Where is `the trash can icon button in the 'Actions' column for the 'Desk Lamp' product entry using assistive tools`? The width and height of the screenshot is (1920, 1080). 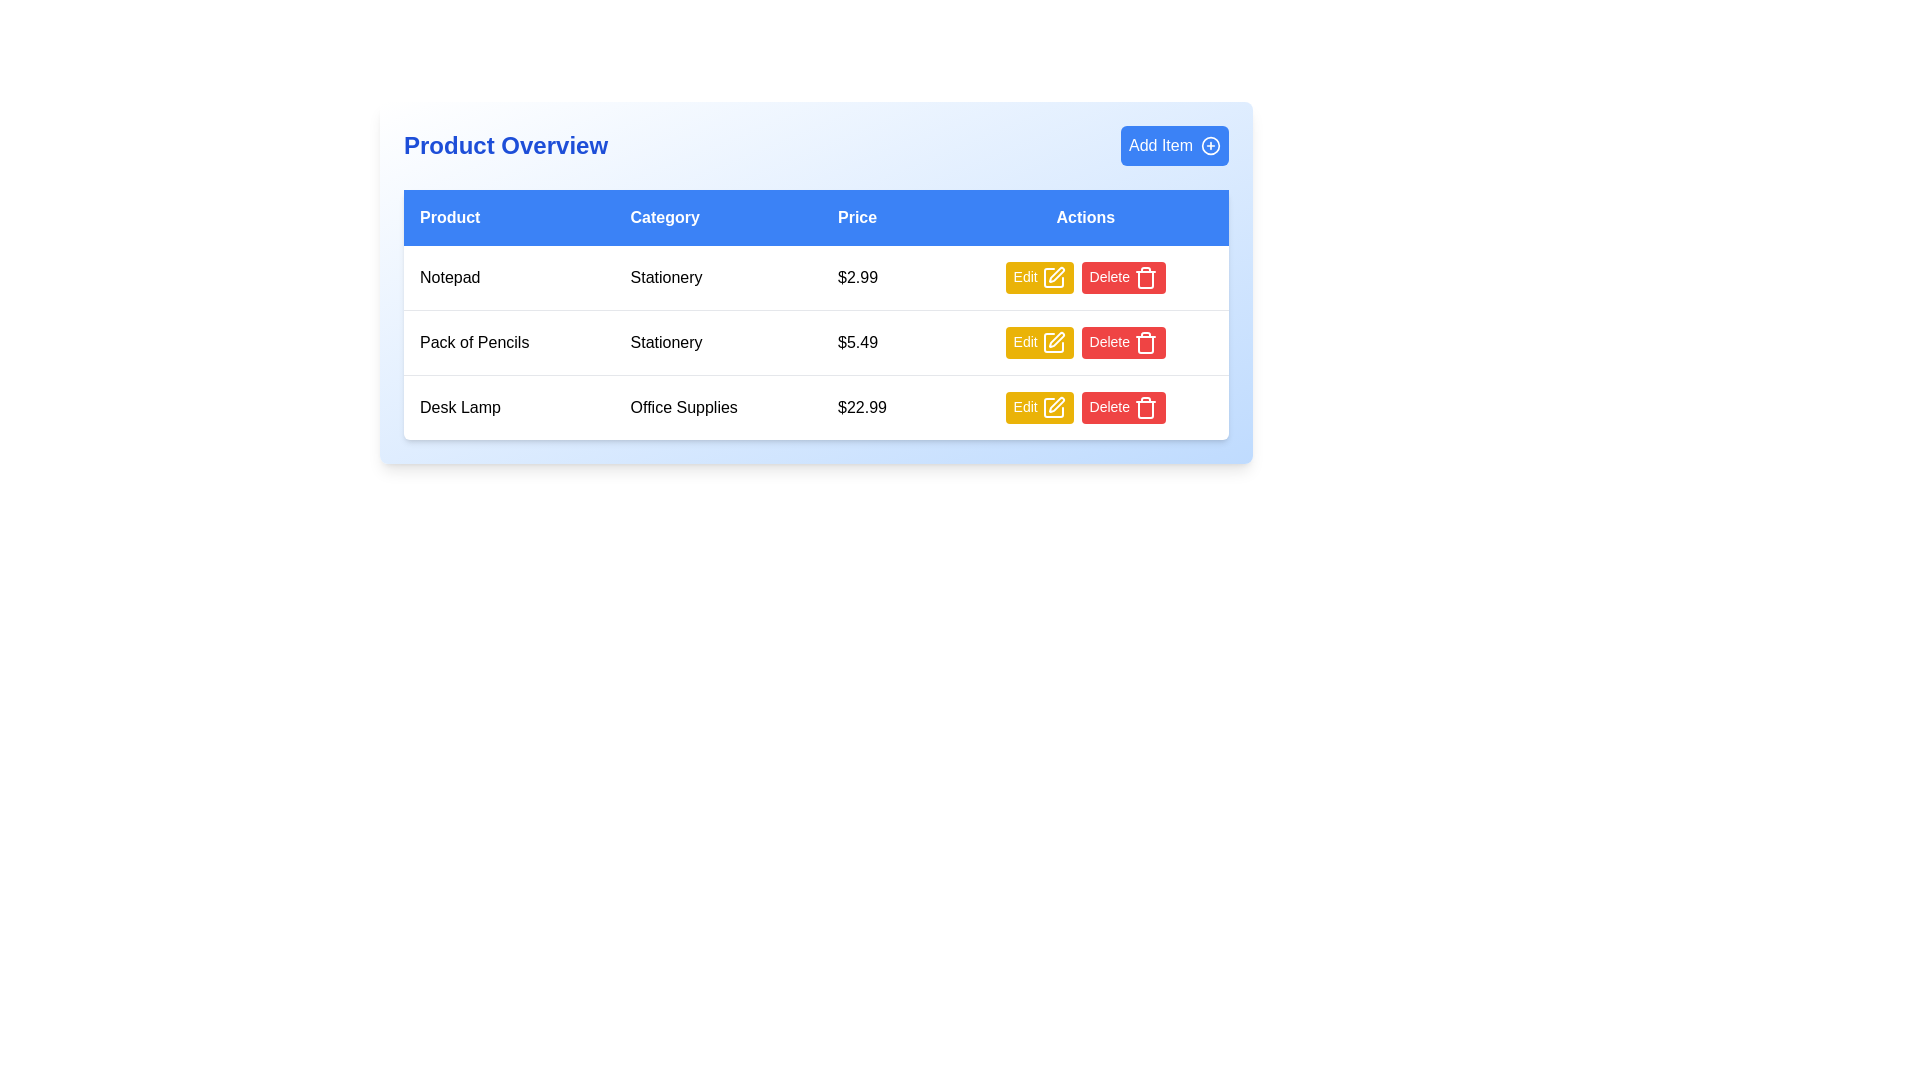 the trash can icon button in the 'Actions' column for the 'Desk Lamp' product entry using assistive tools is located at coordinates (1145, 408).